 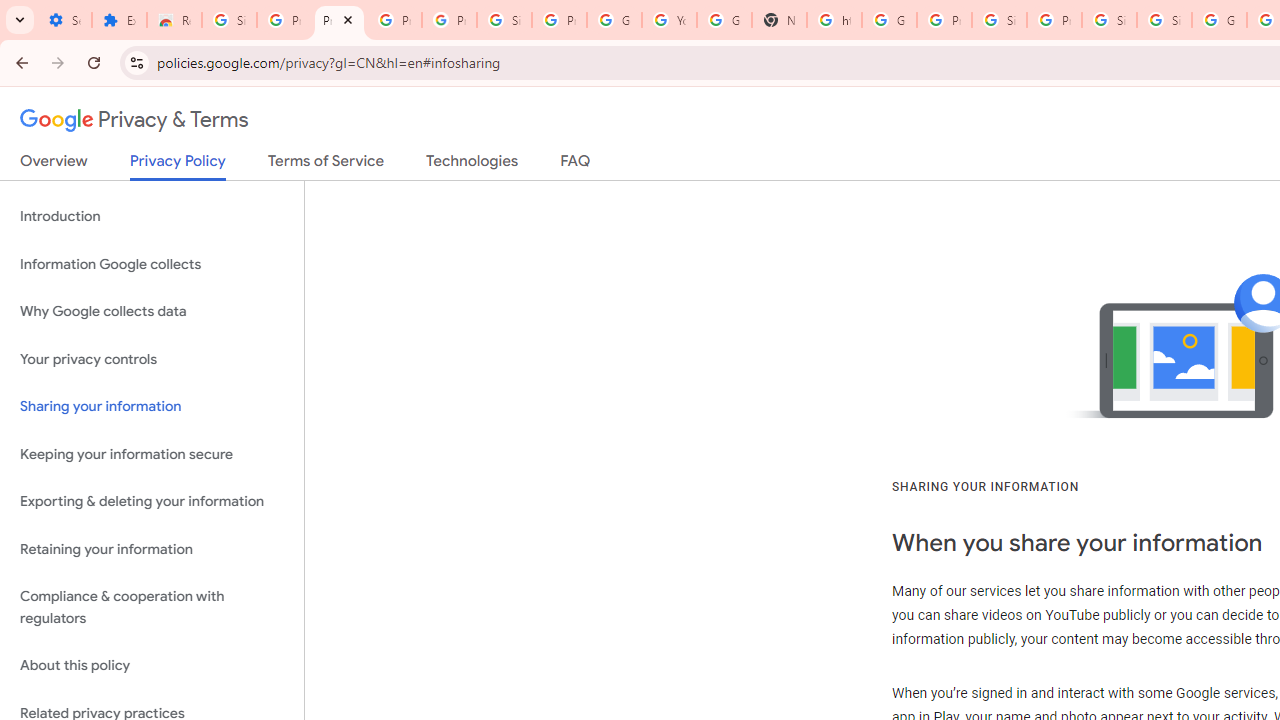 What do you see at coordinates (151, 358) in the screenshot?
I see `'Your privacy controls'` at bounding box center [151, 358].